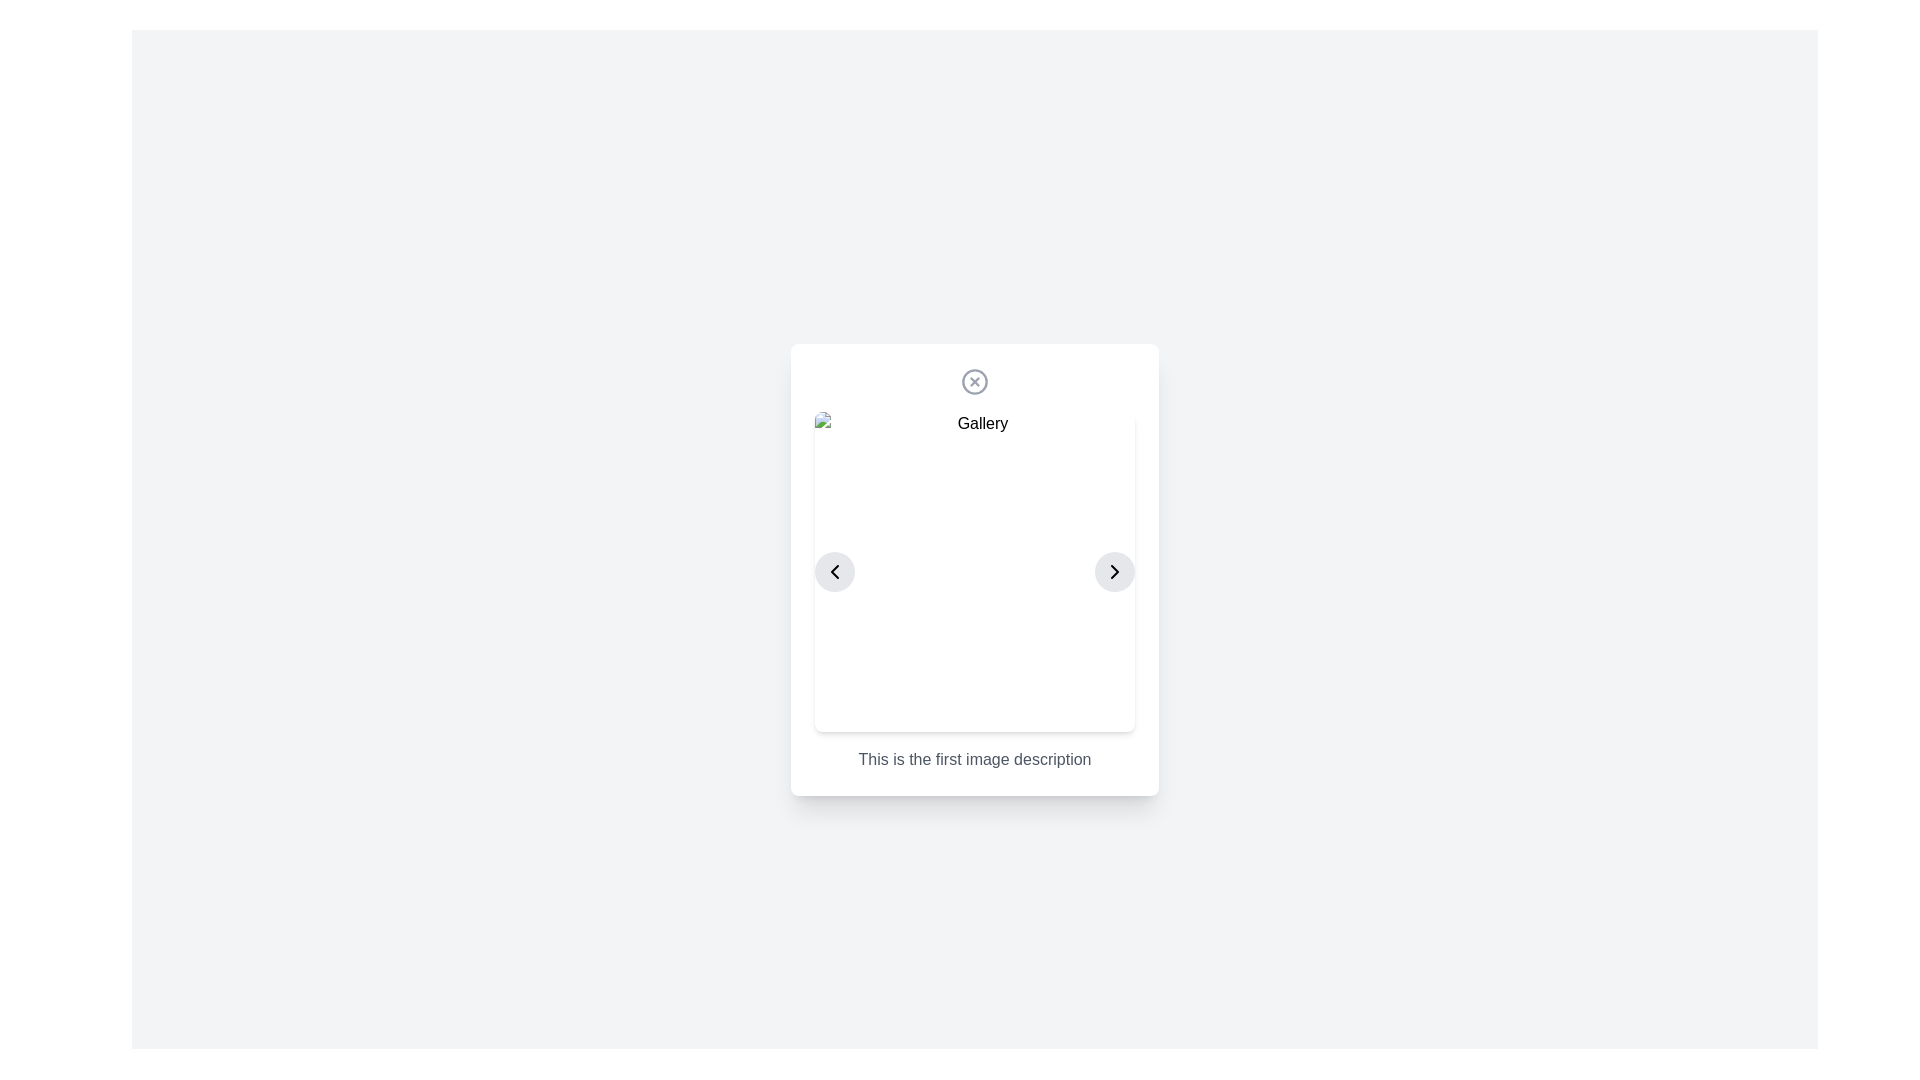  I want to click on the navigation button on the right side of the gallery or carousel to observe hover effects, so click(1113, 571).